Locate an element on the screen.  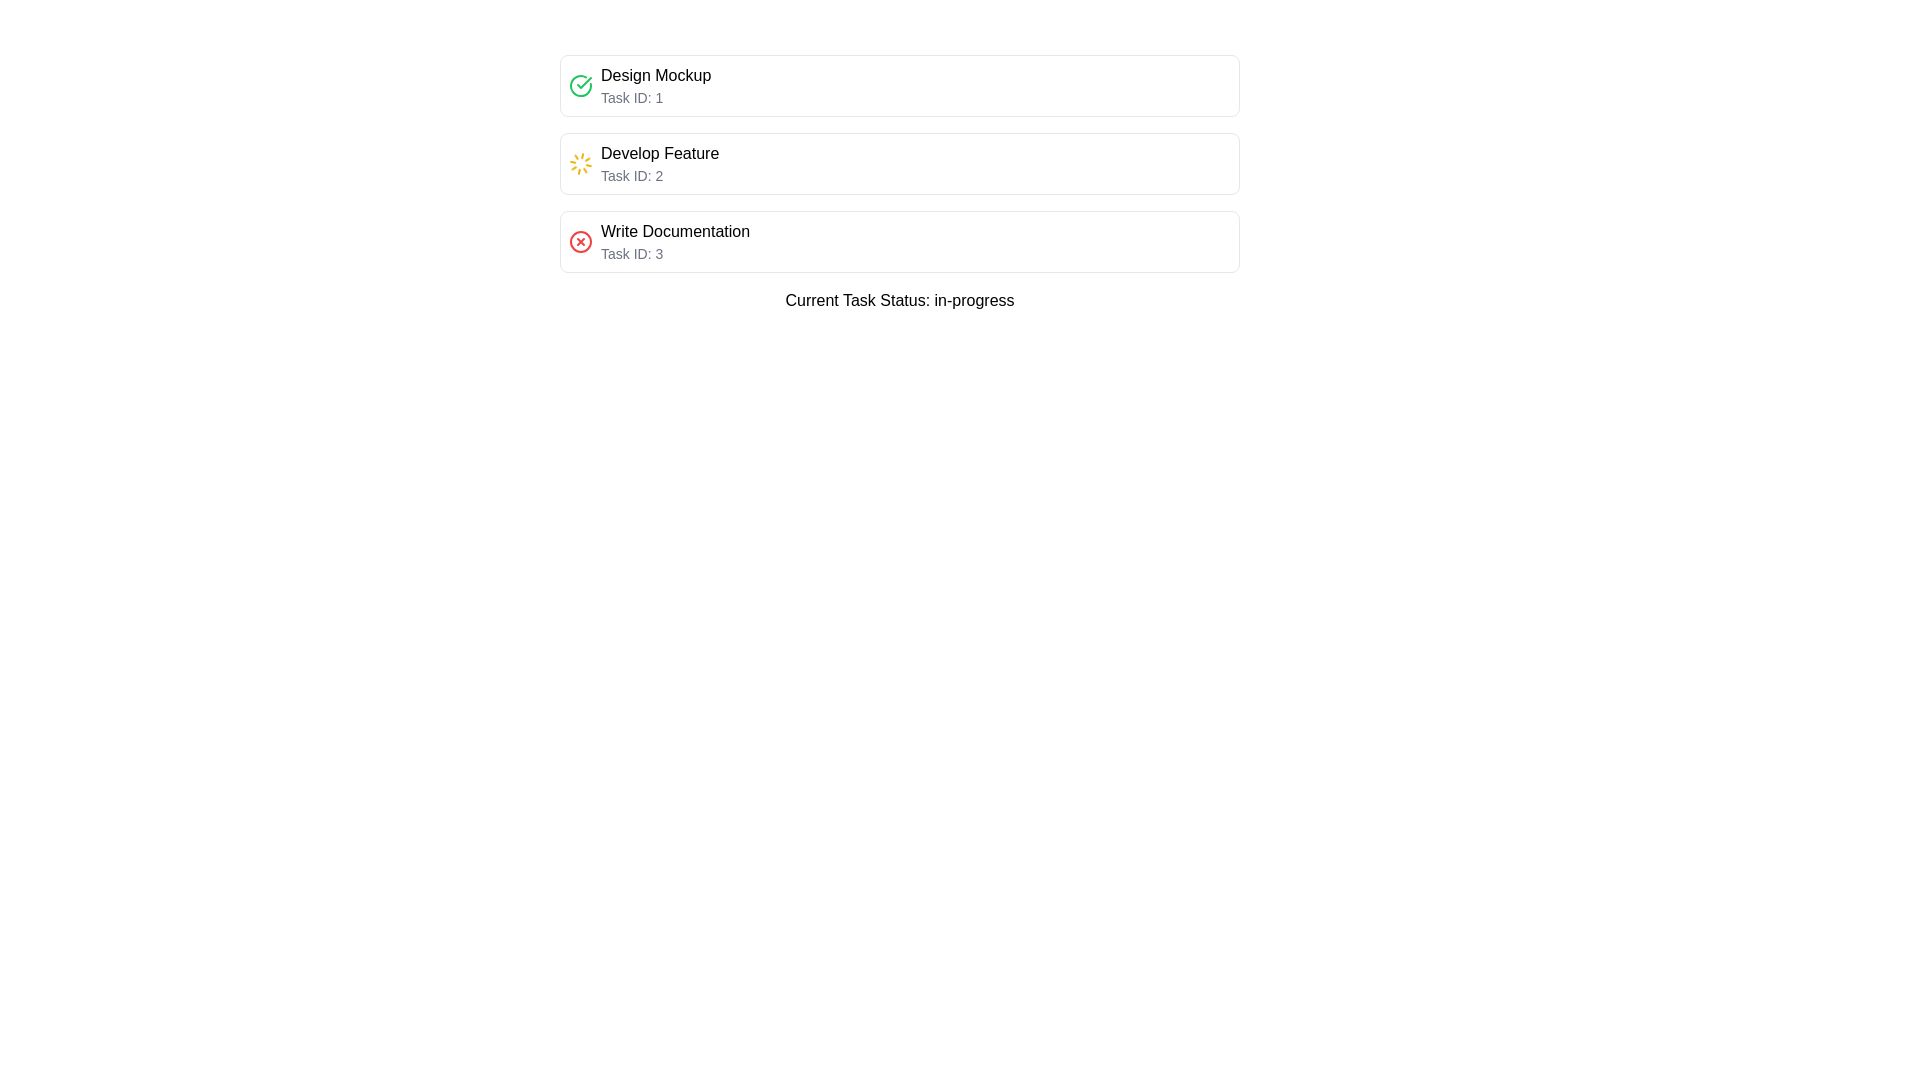
the Spinner or Loading Indicator, which is the leftmost visual component in the card containing 'Develop Feature' and 'Task ID: 2', positioned as the second card in a vertical stack is located at coordinates (579, 163).